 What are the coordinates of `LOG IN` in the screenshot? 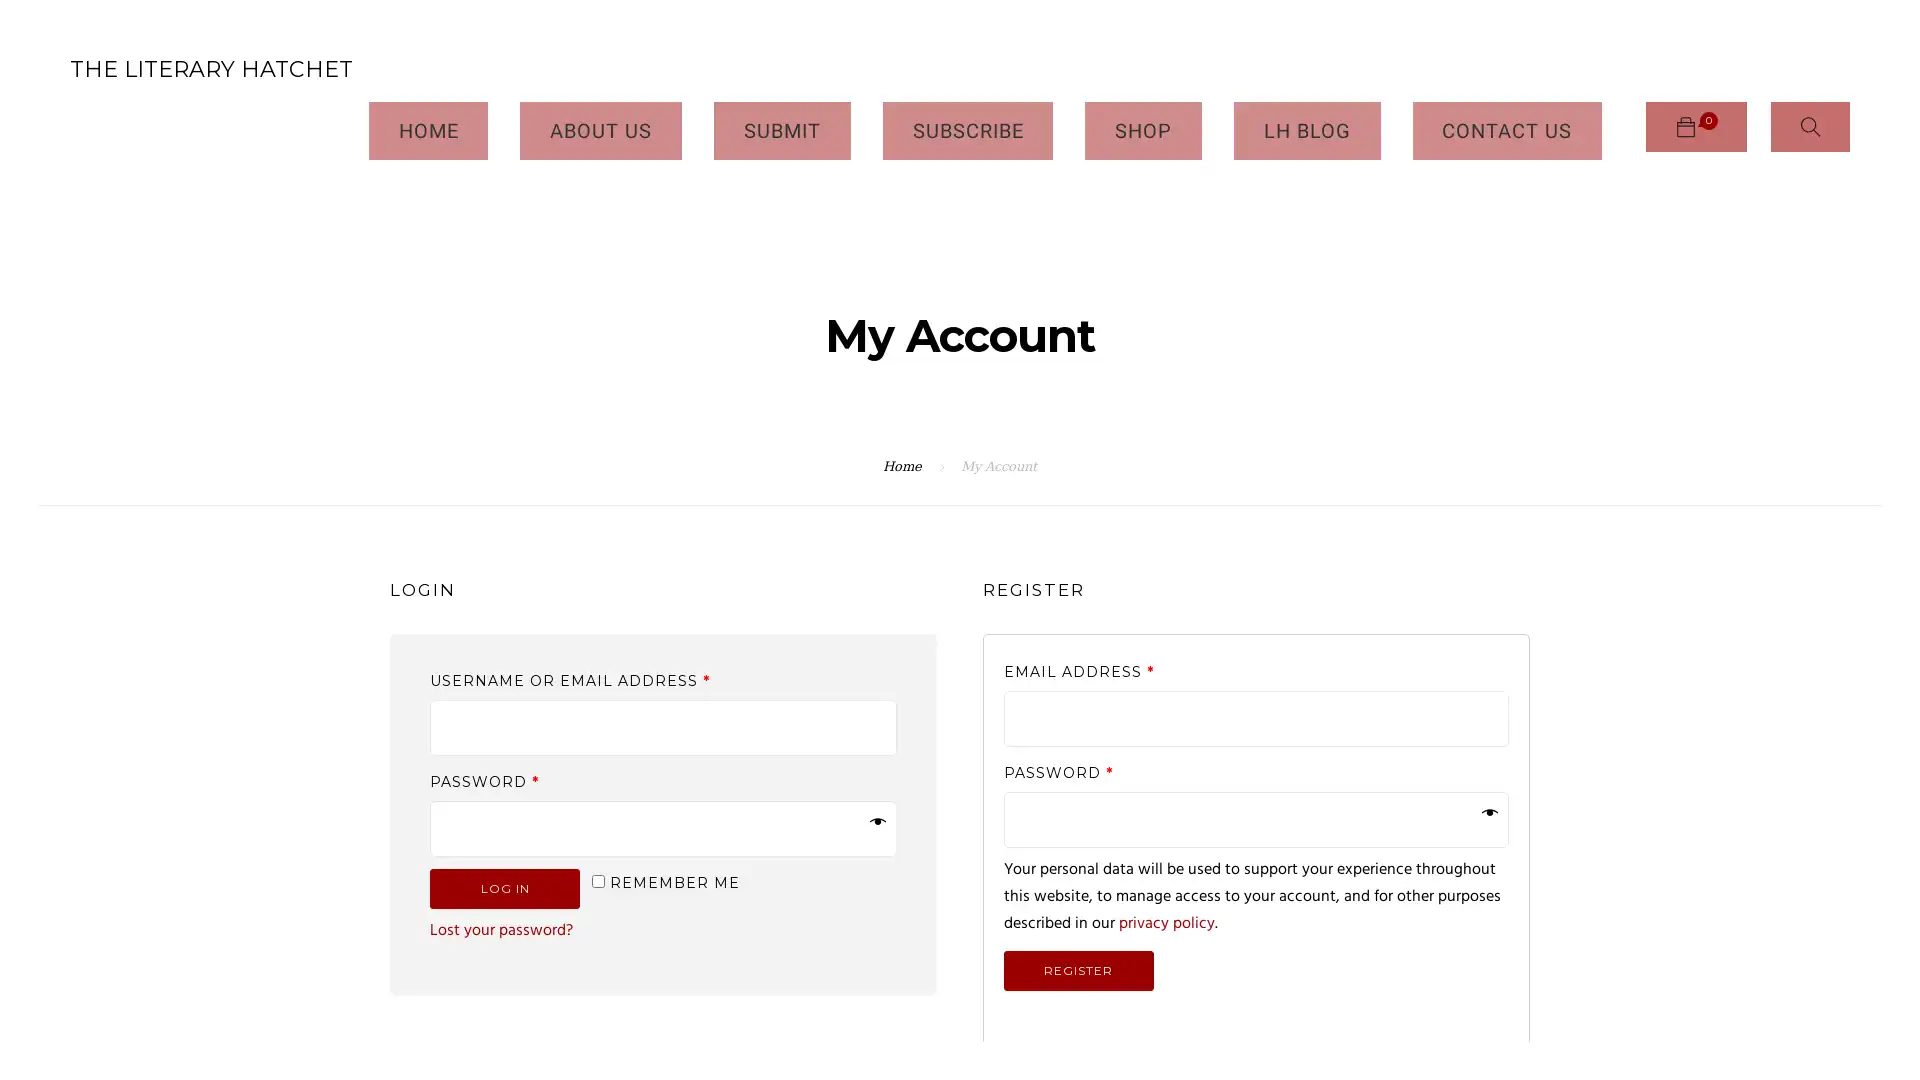 It's located at (504, 825).